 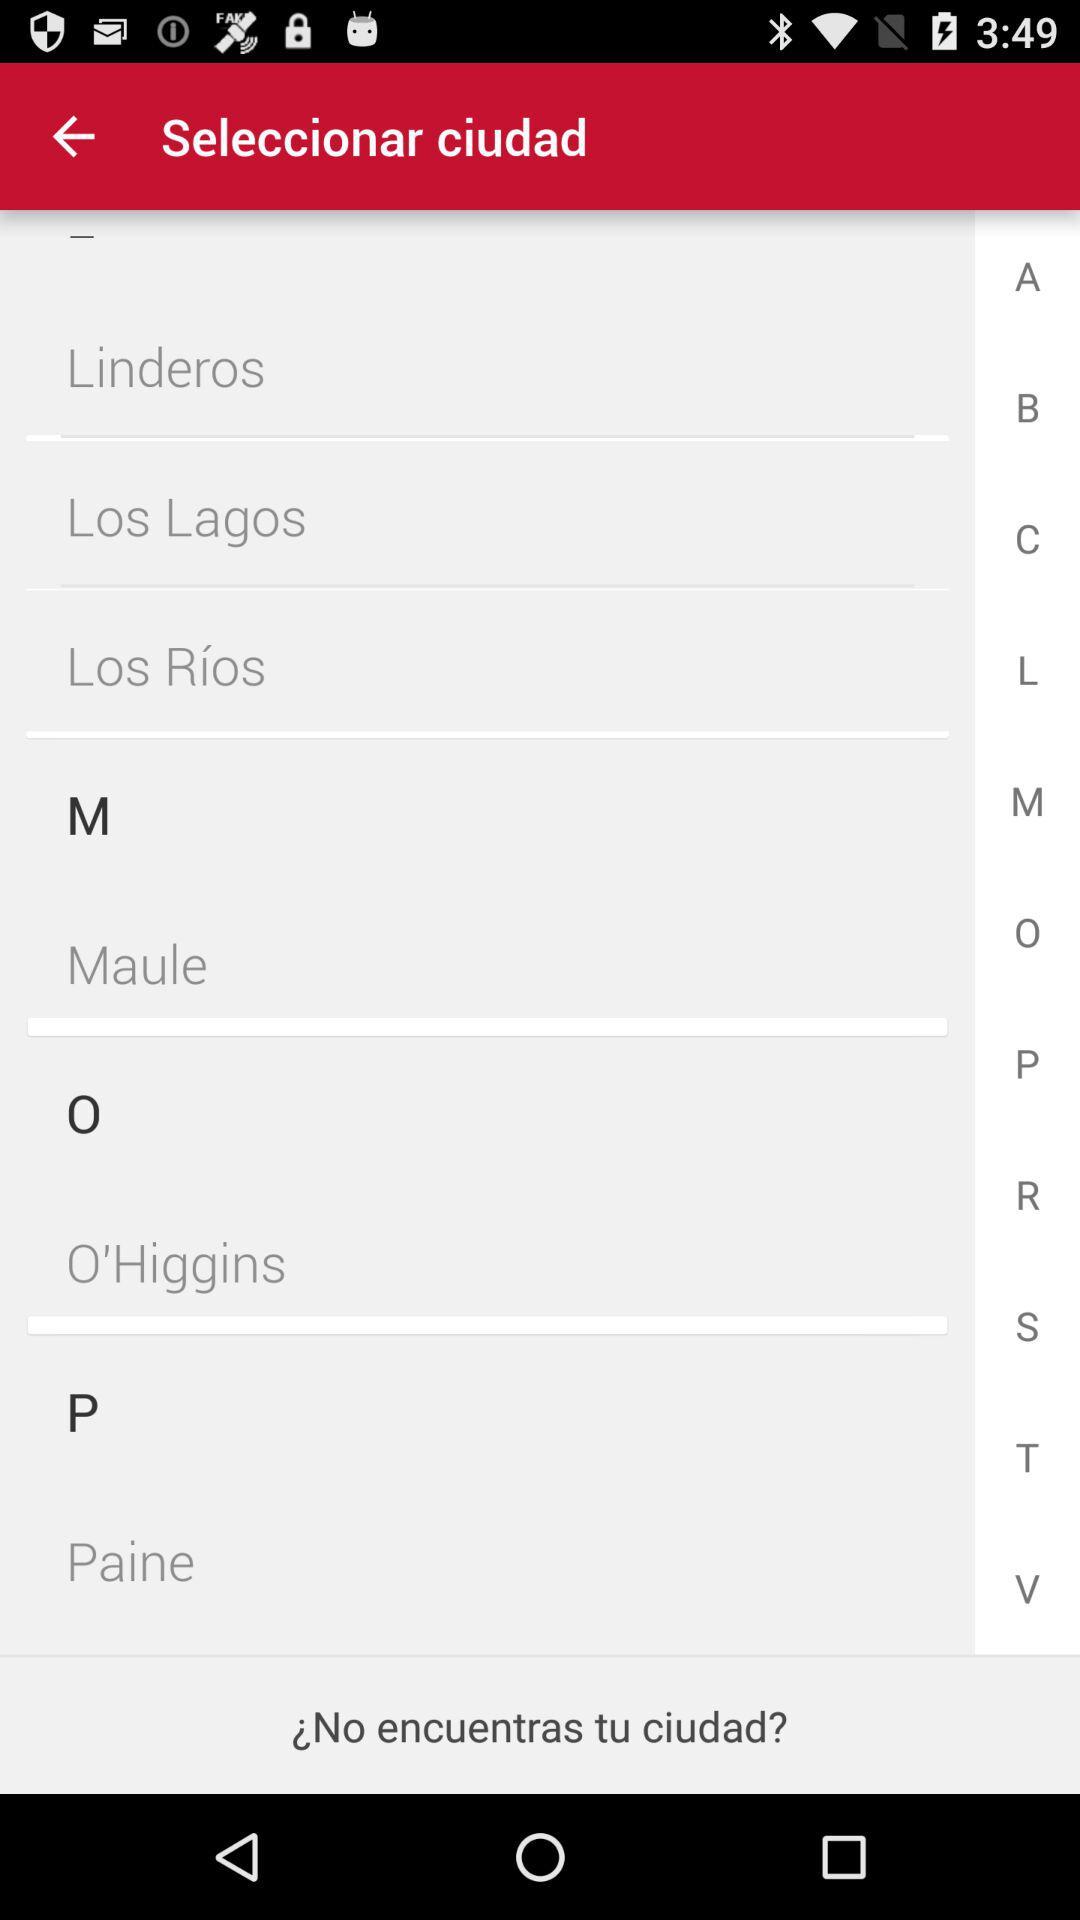 I want to click on icon next to c item, so click(x=487, y=515).